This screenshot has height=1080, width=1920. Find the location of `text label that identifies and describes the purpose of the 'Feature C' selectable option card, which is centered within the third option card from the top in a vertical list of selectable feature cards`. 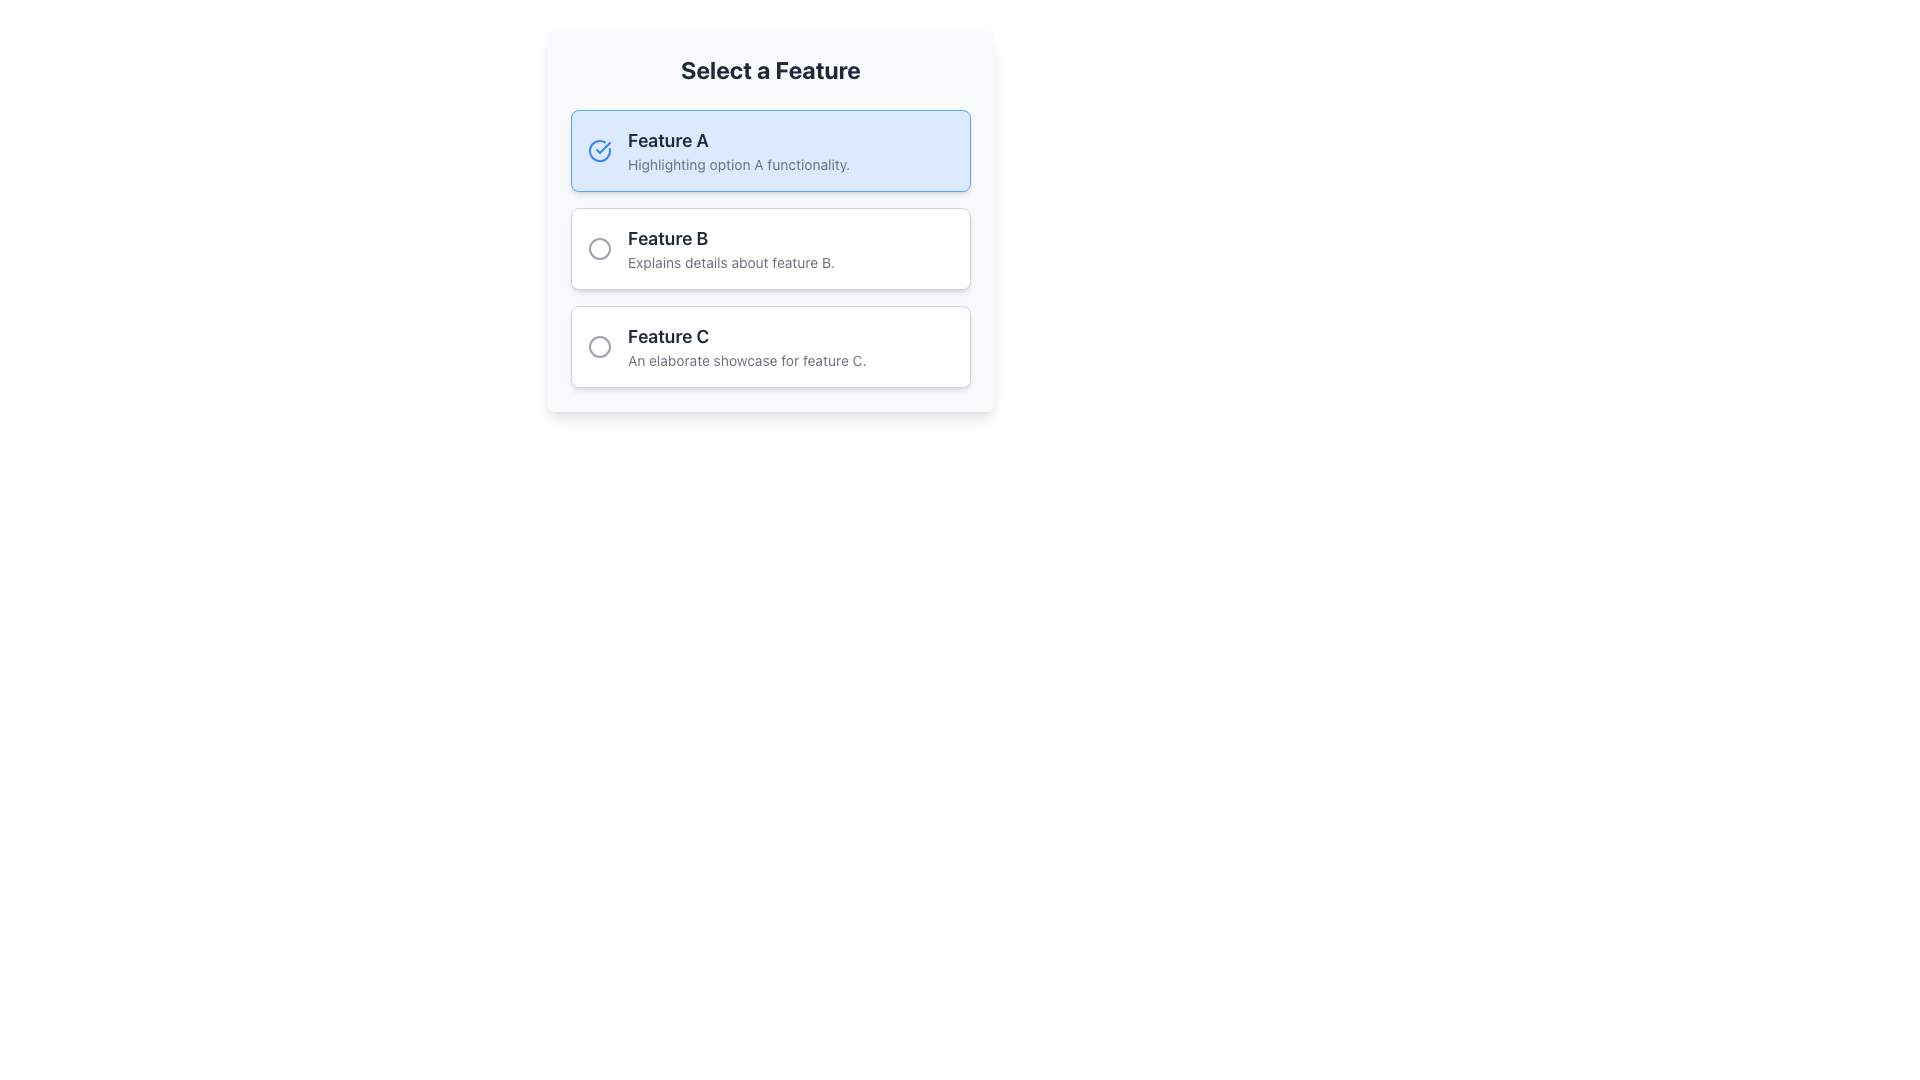

text label that identifies and describes the purpose of the 'Feature C' selectable option card, which is centered within the third option card from the top in a vertical list of selectable feature cards is located at coordinates (746, 346).